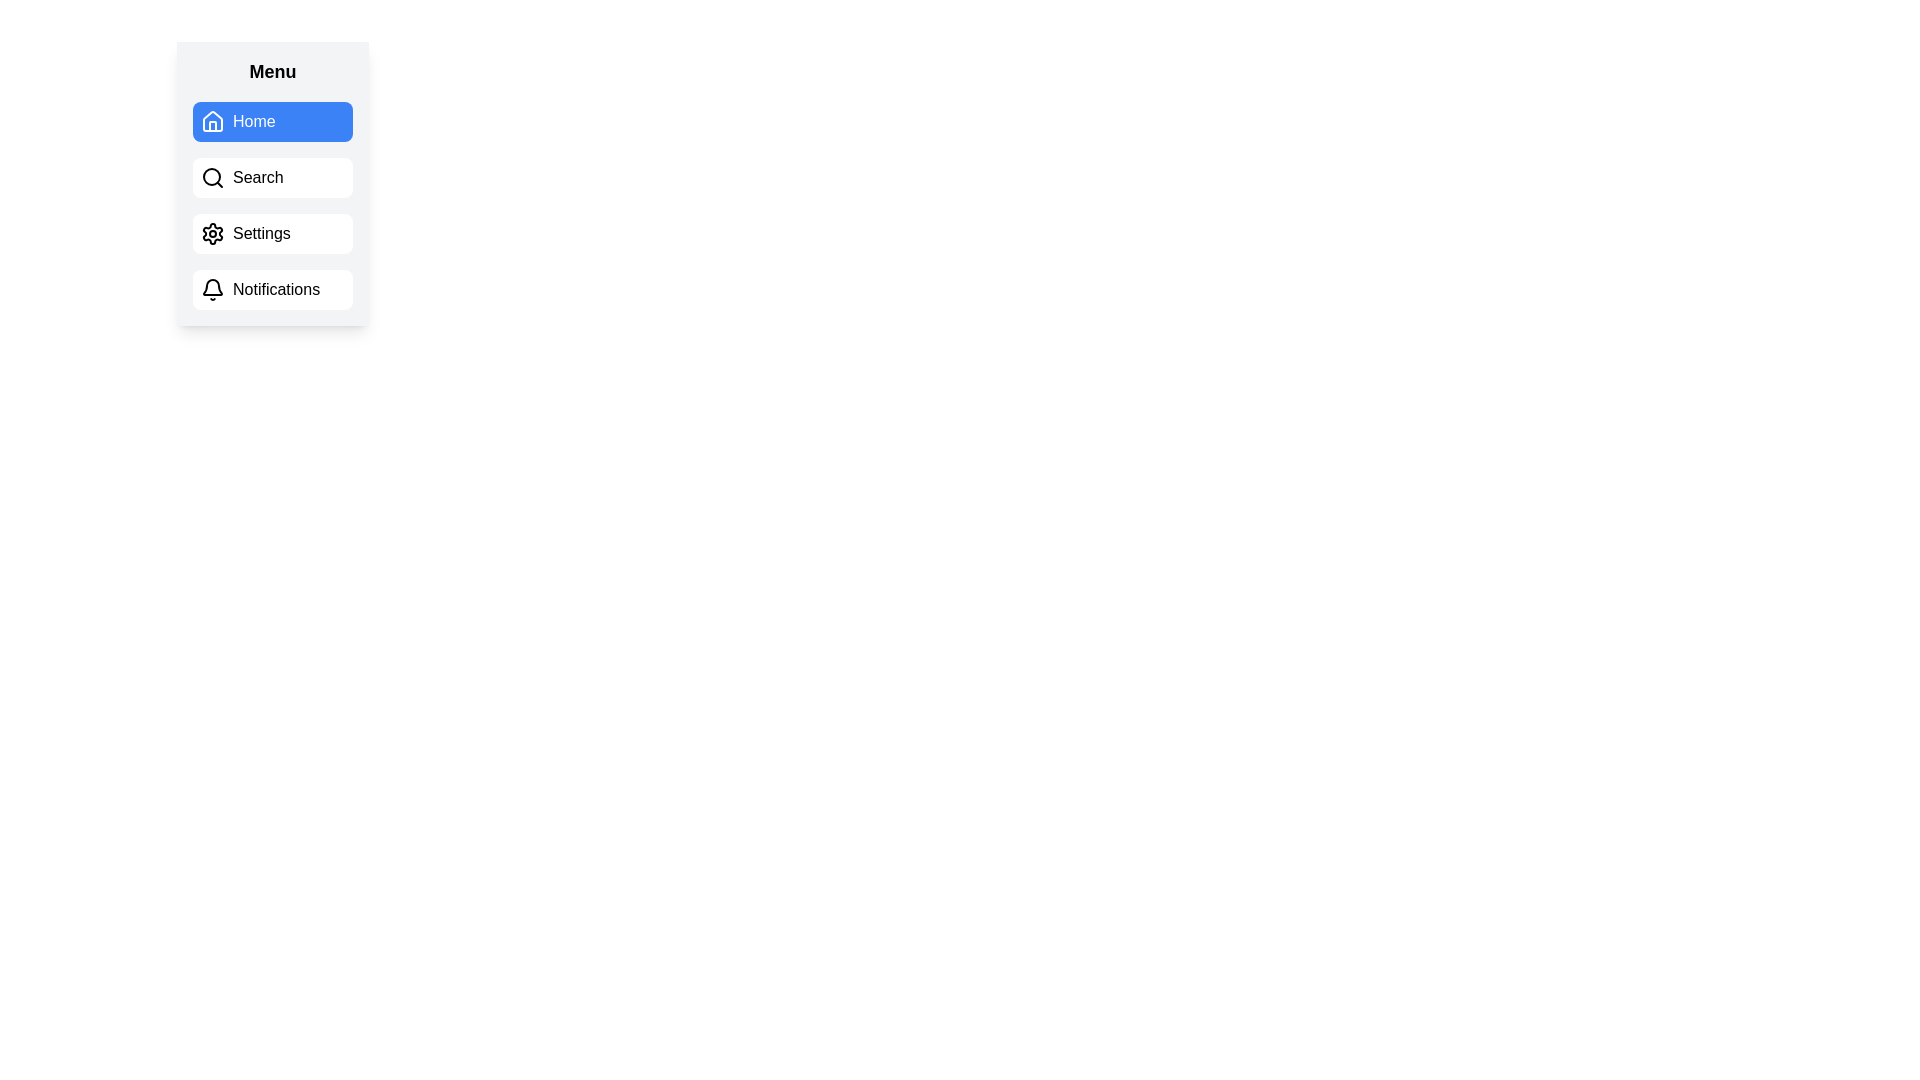  I want to click on the settings button located beneath the 'Menu' header, which is the third item in the vertical list, so click(272, 233).